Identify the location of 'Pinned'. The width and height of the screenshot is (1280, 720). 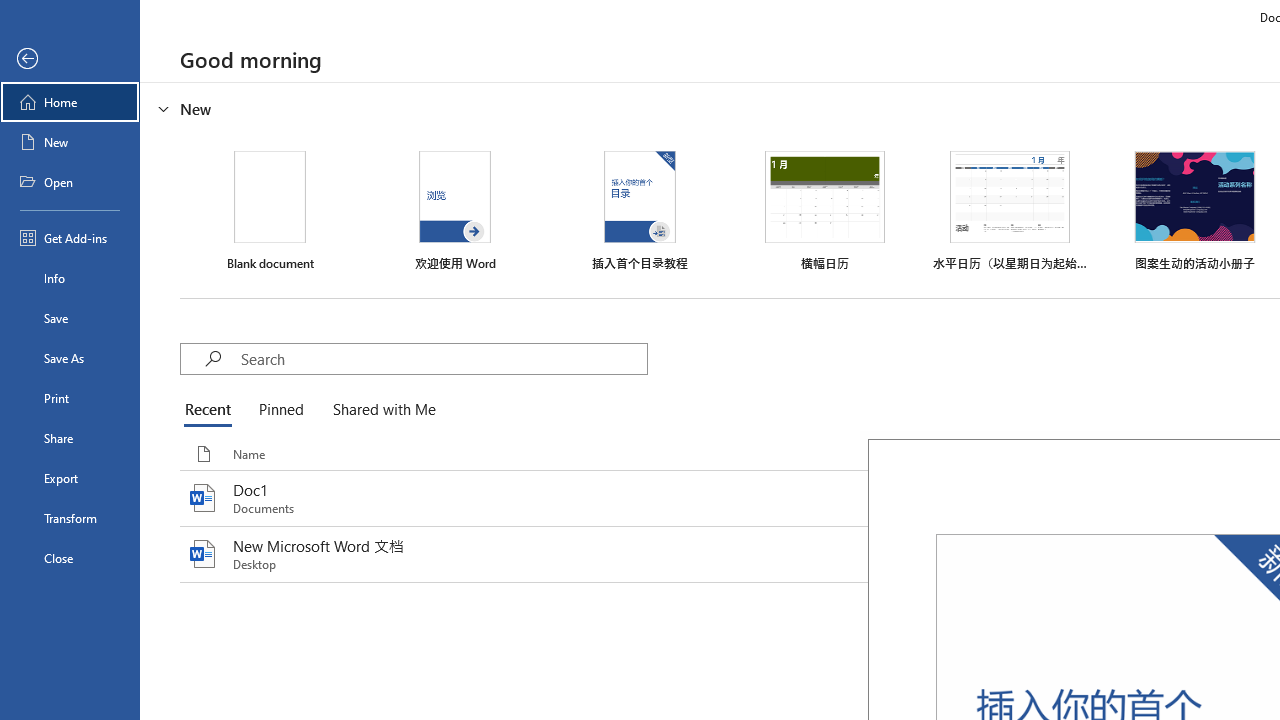
(279, 410).